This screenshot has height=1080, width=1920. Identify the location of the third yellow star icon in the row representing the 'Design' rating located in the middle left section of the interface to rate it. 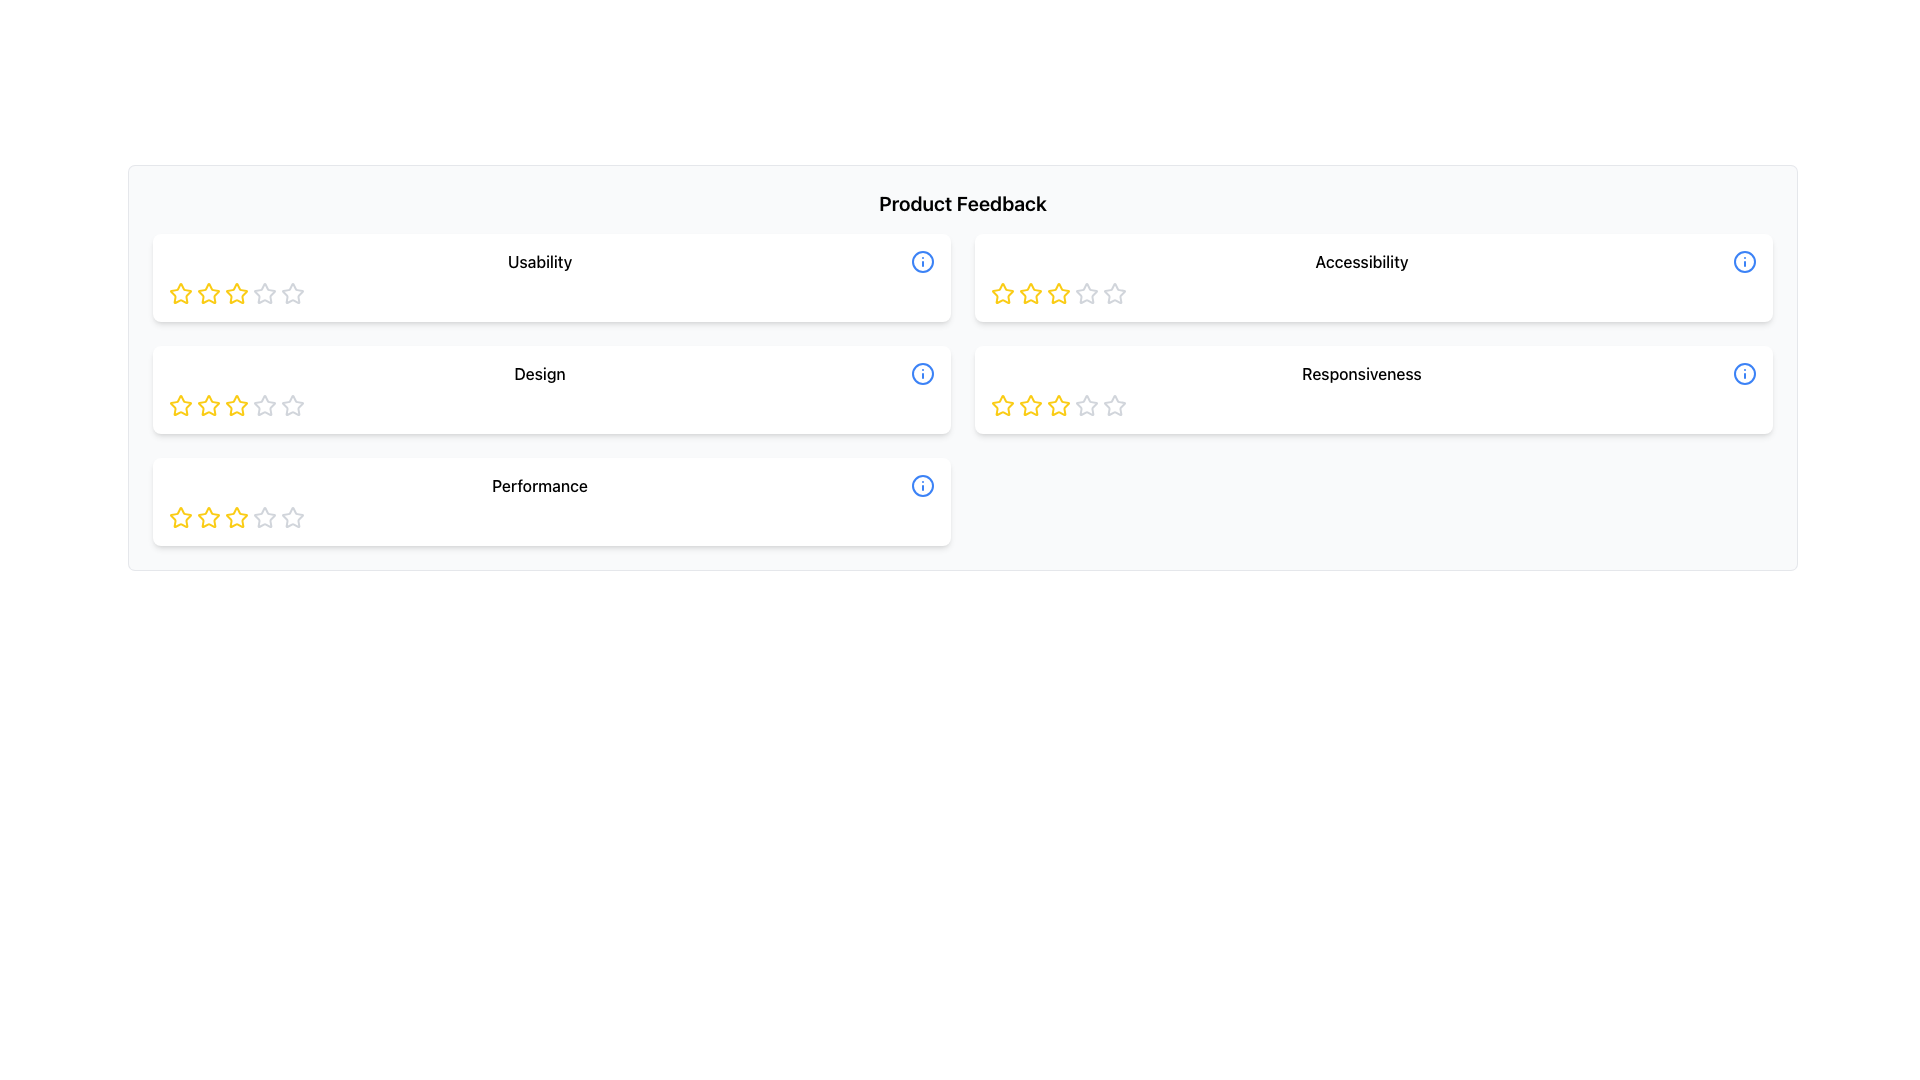
(209, 405).